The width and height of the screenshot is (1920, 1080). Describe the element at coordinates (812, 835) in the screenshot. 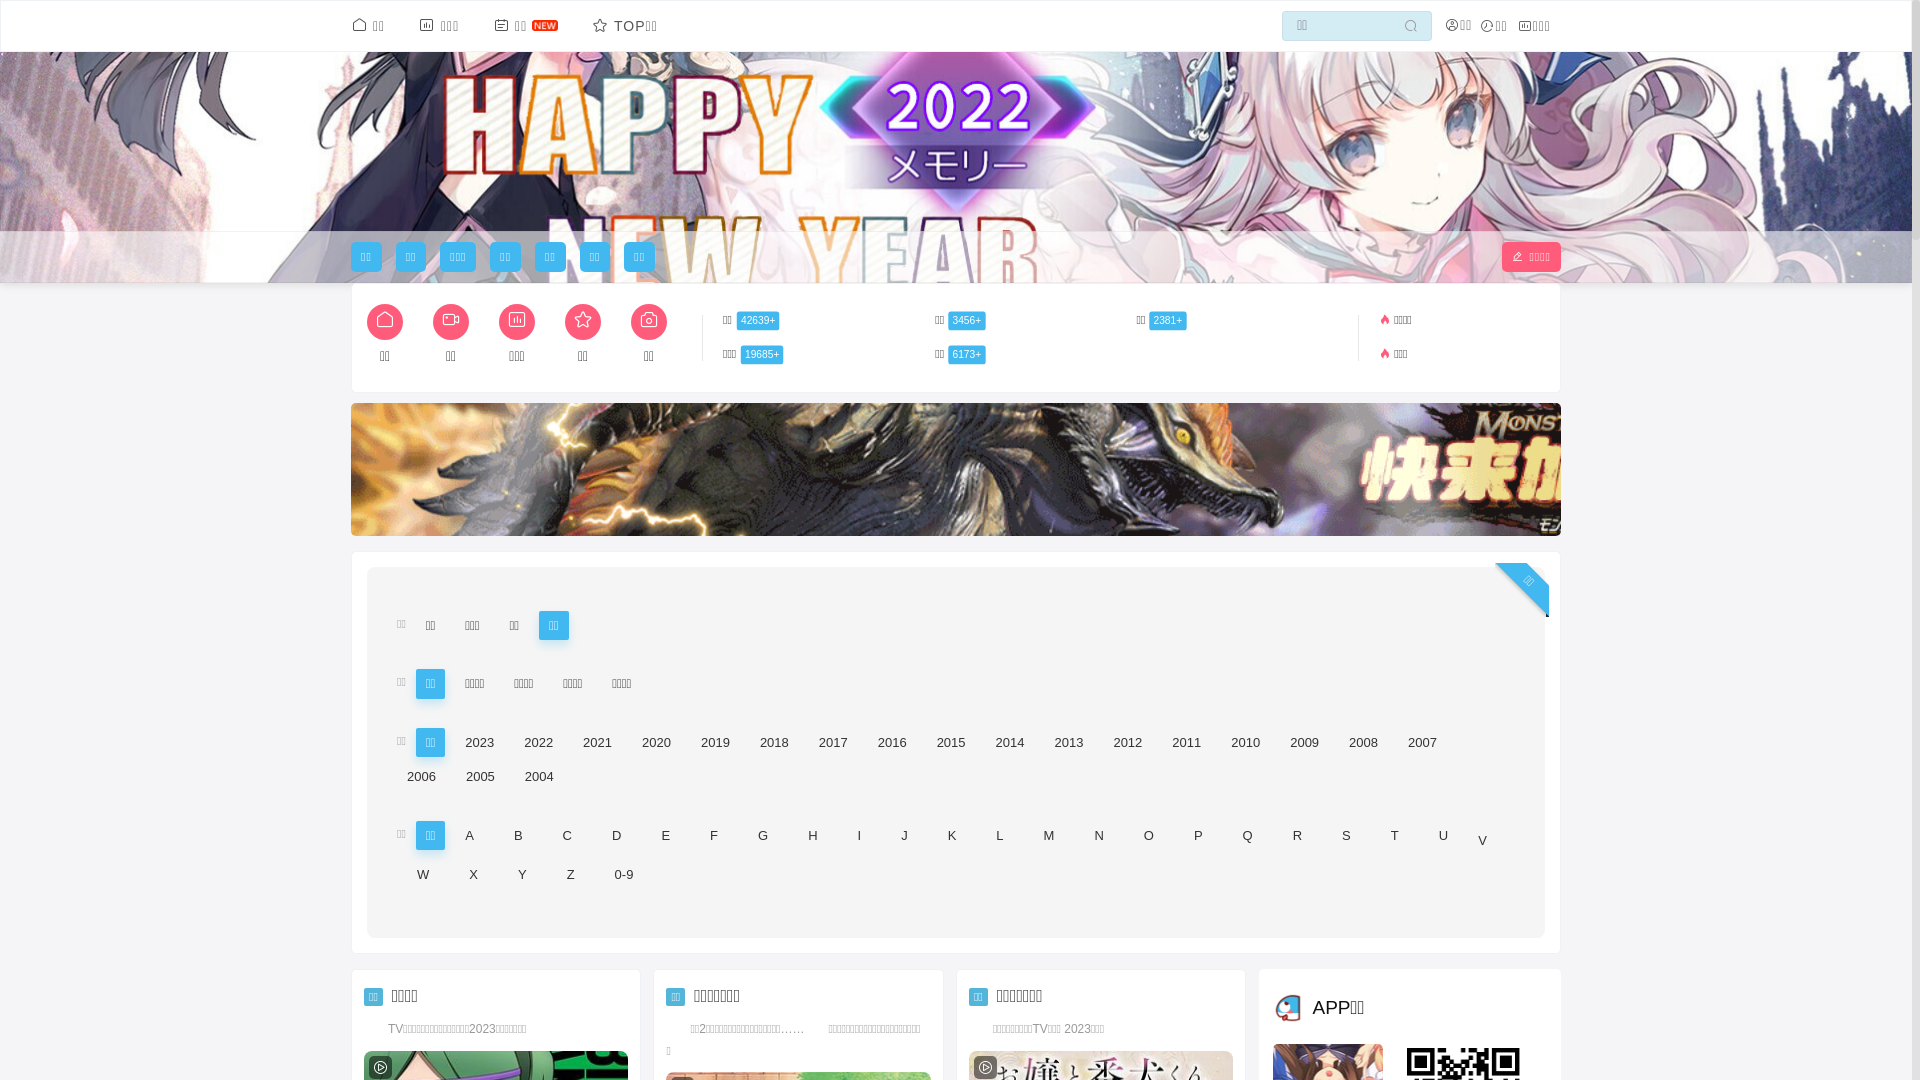

I see `'H'` at that location.